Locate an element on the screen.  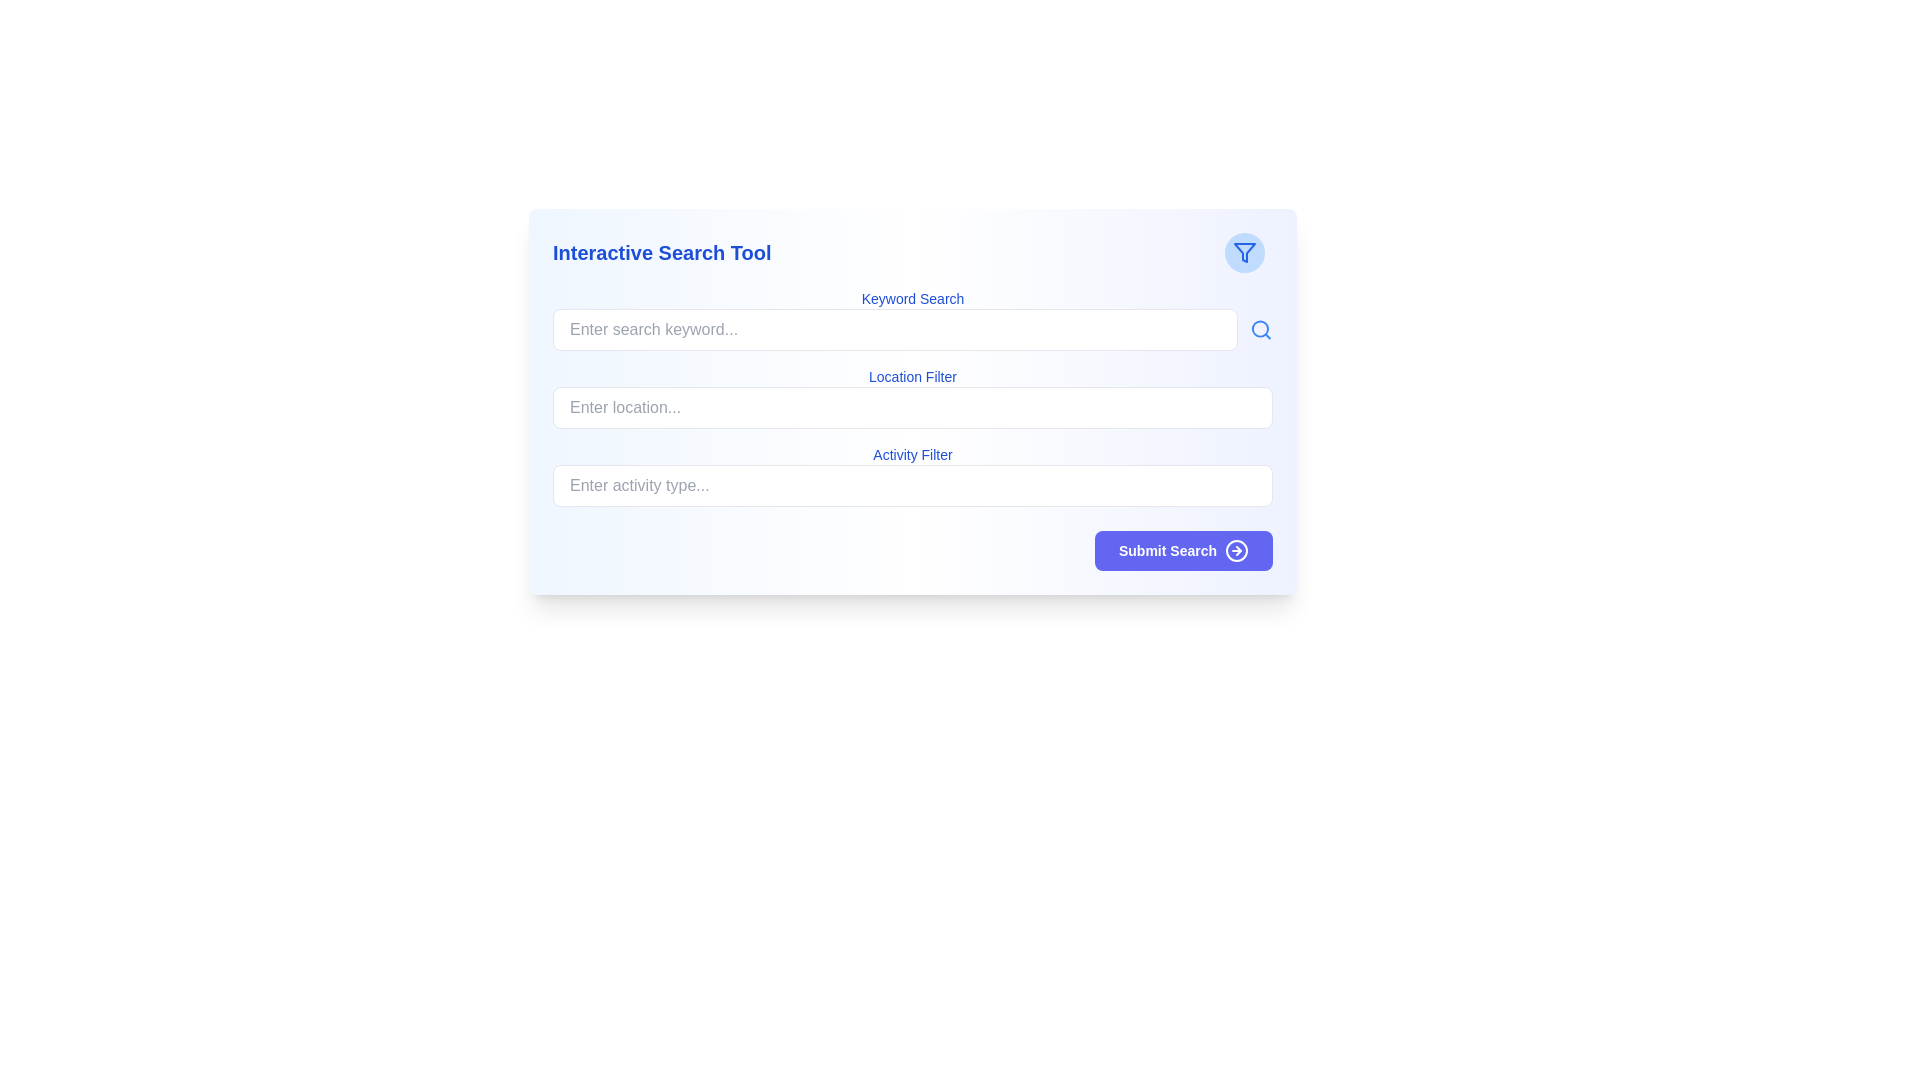
the bold blue title 'Interactive Search Tool' is located at coordinates (662, 252).